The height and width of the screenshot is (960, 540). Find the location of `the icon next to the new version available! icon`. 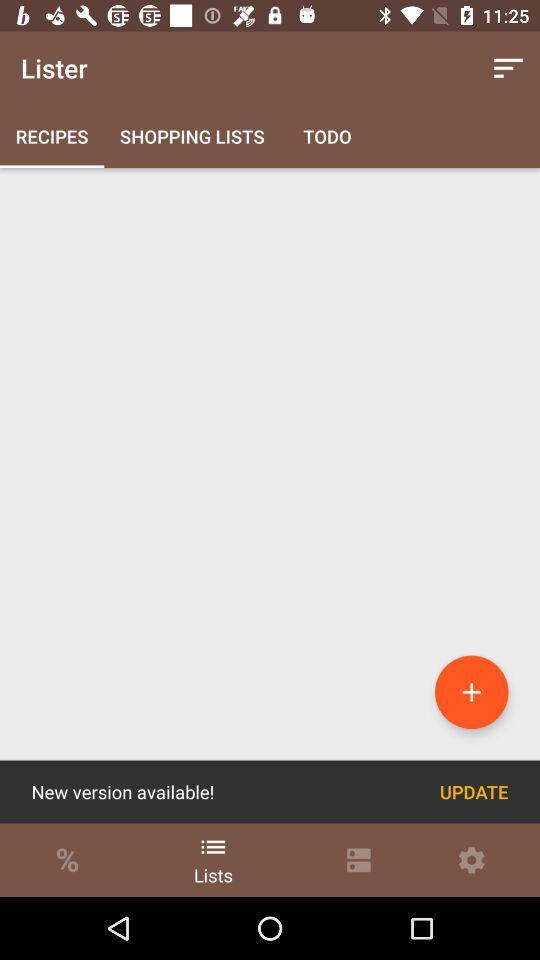

the icon next to the new version available! icon is located at coordinates (473, 792).